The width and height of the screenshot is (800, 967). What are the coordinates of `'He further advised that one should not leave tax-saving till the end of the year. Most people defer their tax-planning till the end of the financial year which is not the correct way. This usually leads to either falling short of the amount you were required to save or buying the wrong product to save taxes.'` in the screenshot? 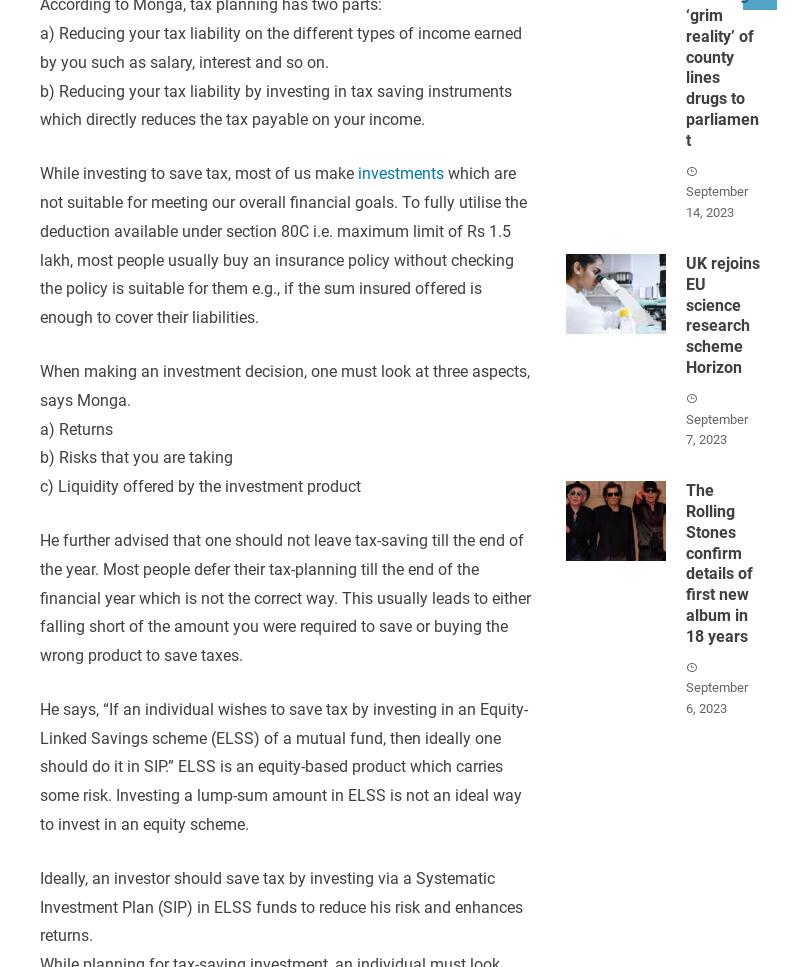 It's located at (285, 597).